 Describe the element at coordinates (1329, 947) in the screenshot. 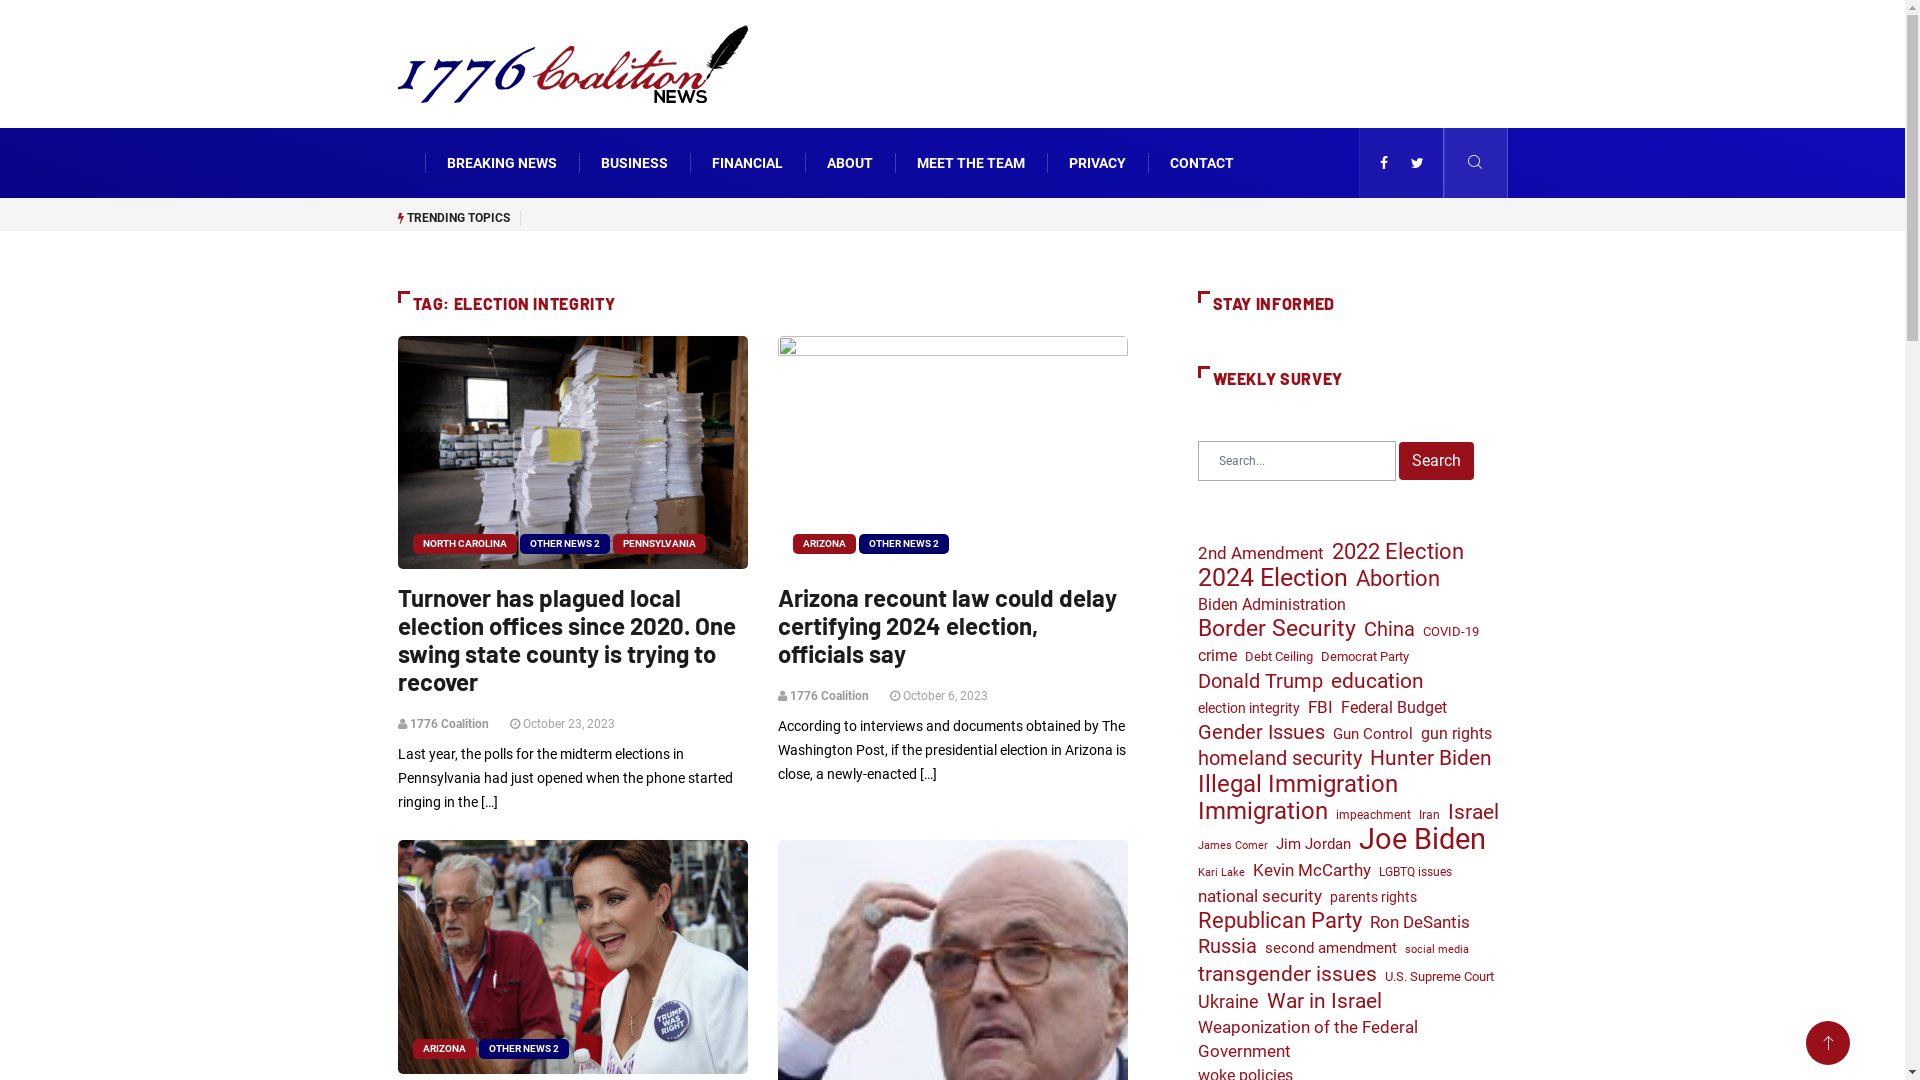

I see `'second amendment'` at that location.